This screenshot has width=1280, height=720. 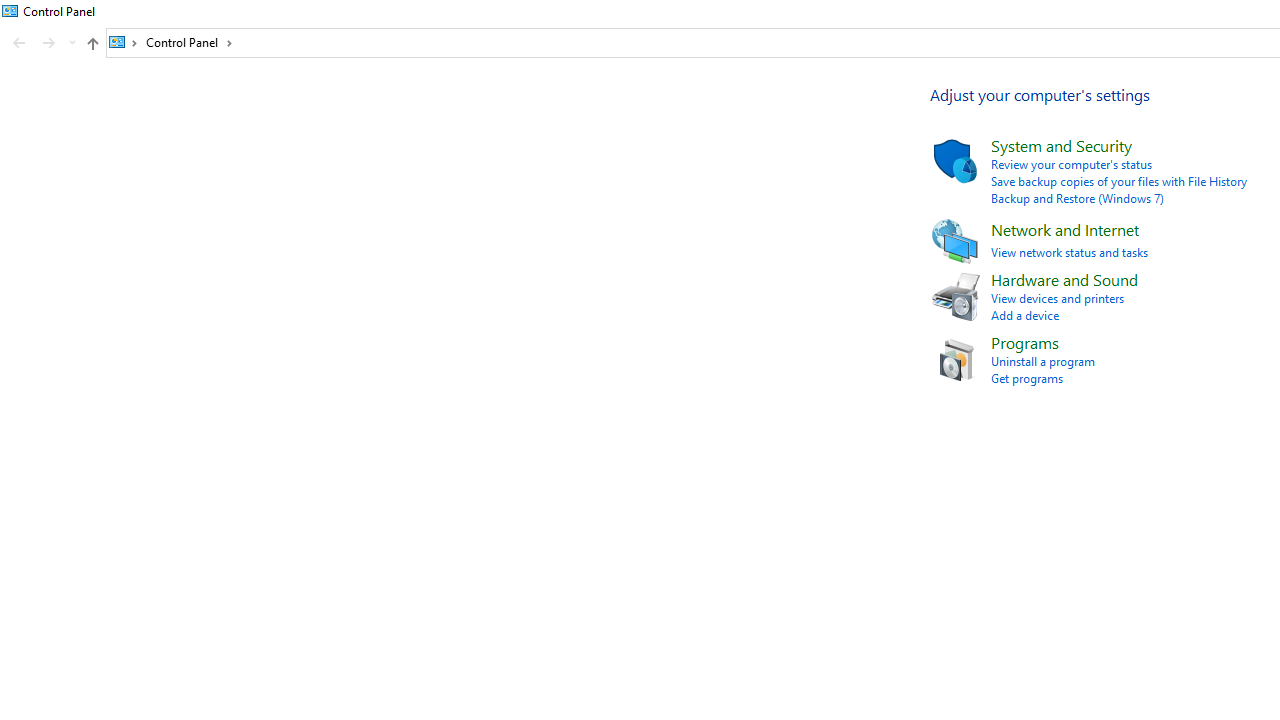 What do you see at coordinates (42, 43) in the screenshot?
I see `'Navigation buttons'` at bounding box center [42, 43].